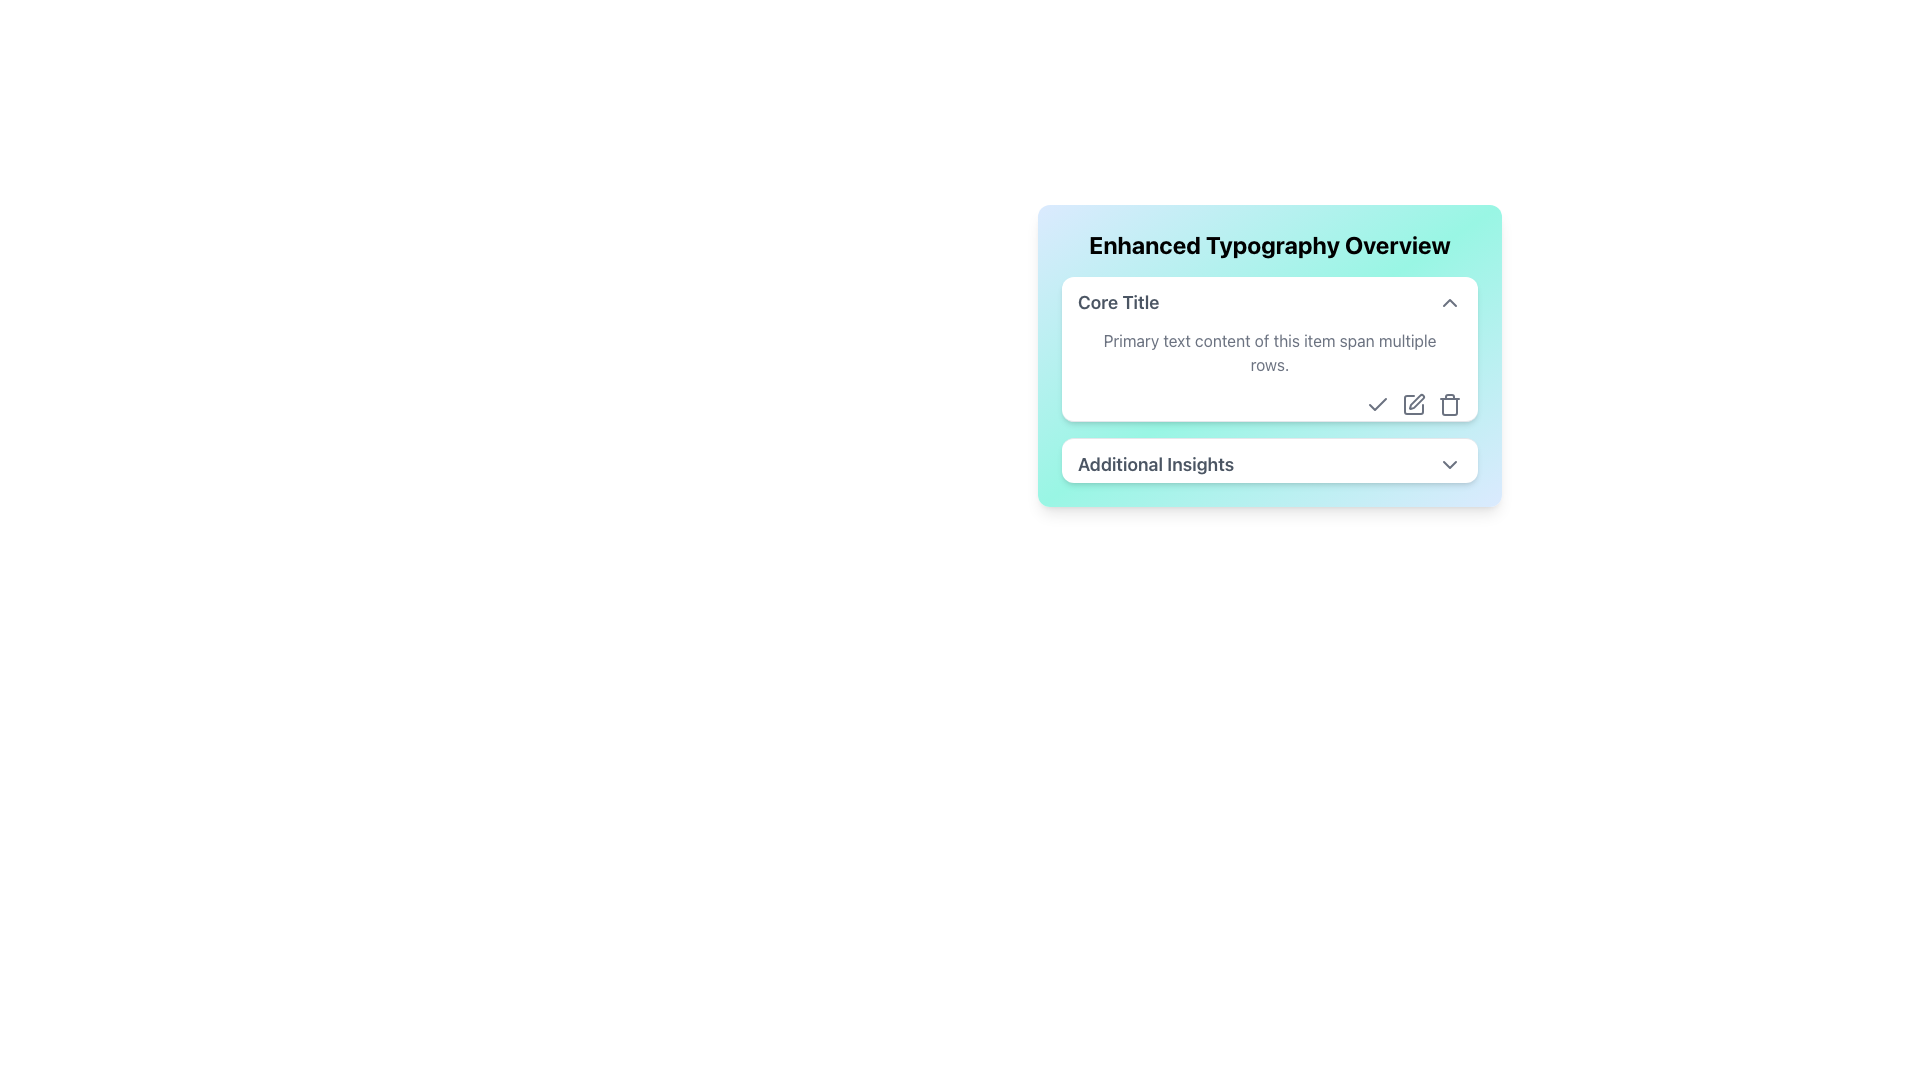  Describe the element at coordinates (1449, 405) in the screenshot. I see `the trash can icon button located at the bottom-right corner of the card to initiate a delete action` at that location.